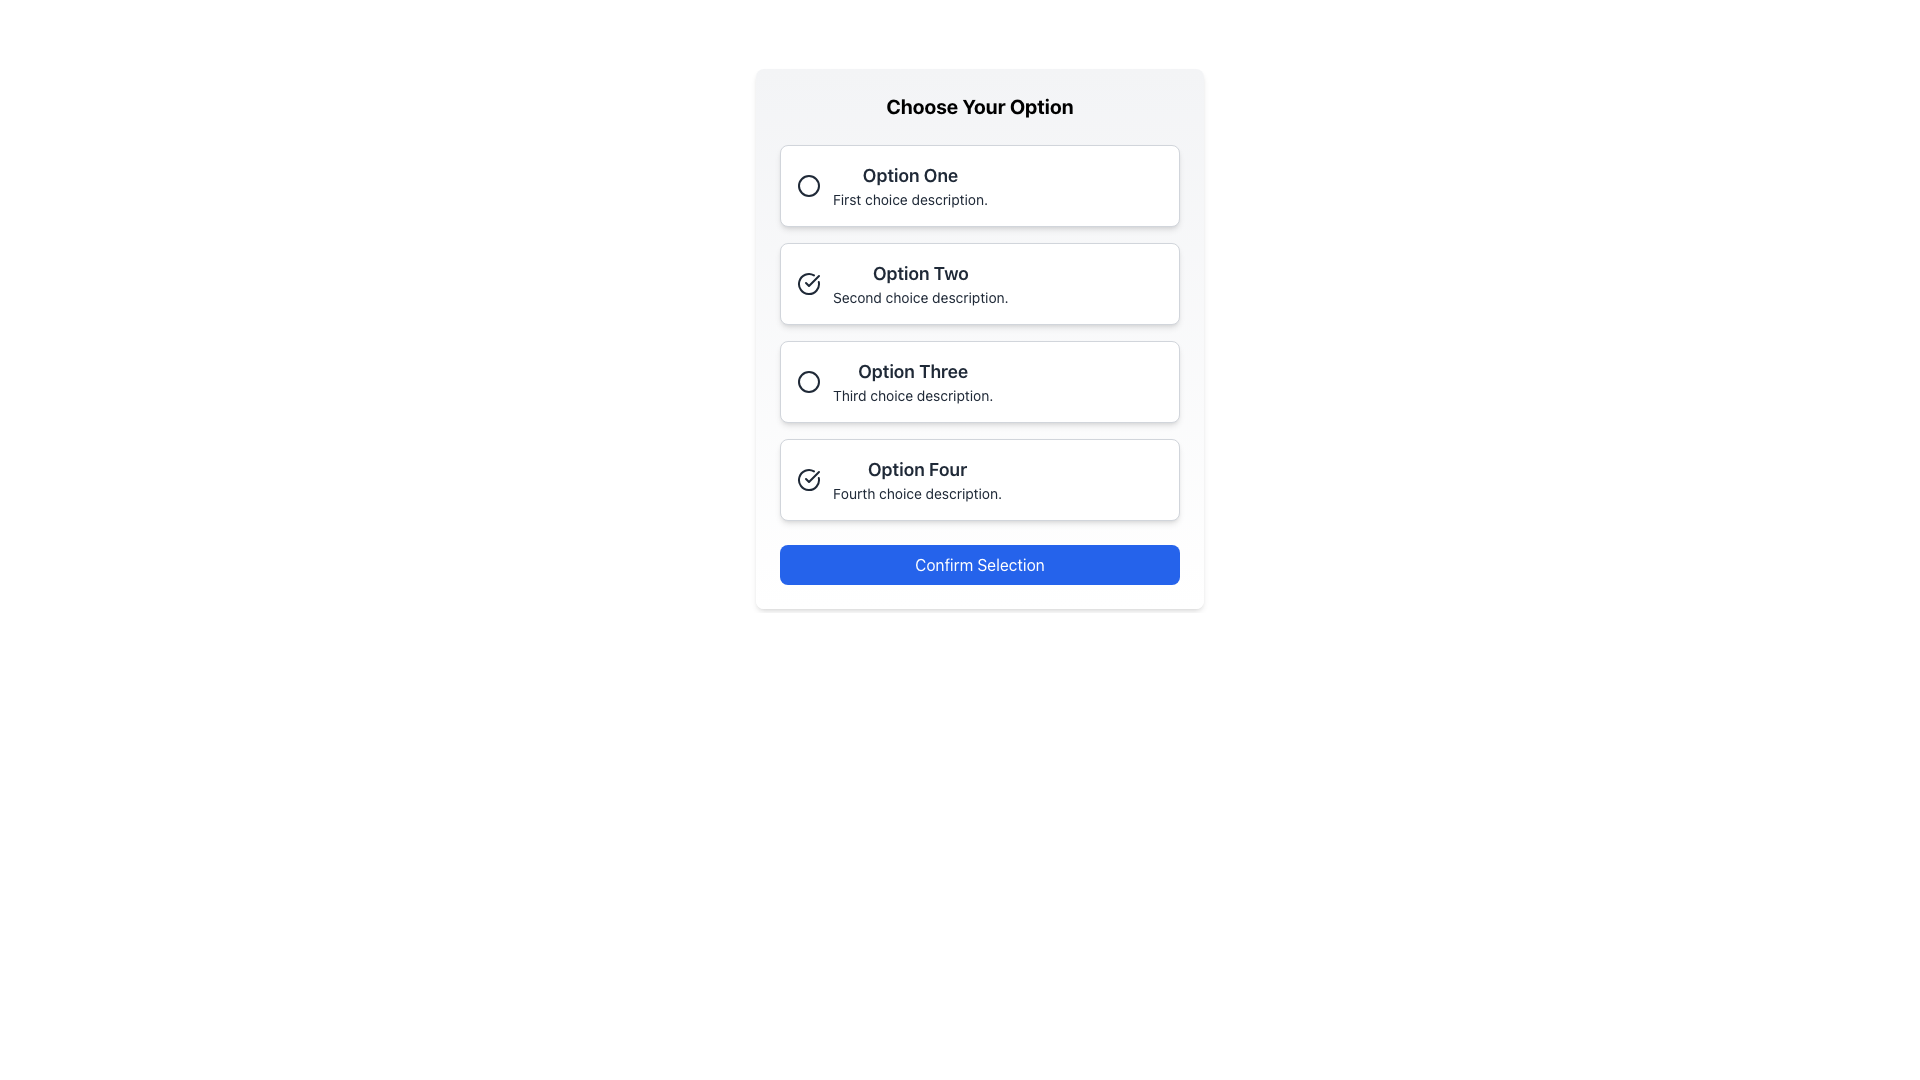 Image resolution: width=1920 pixels, height=1080 pixels. What do you see at coordinates (979, 479) in the screenshot?
I see `the selectable option box labeled 'Option Four'` at bounding box center [979, 479].